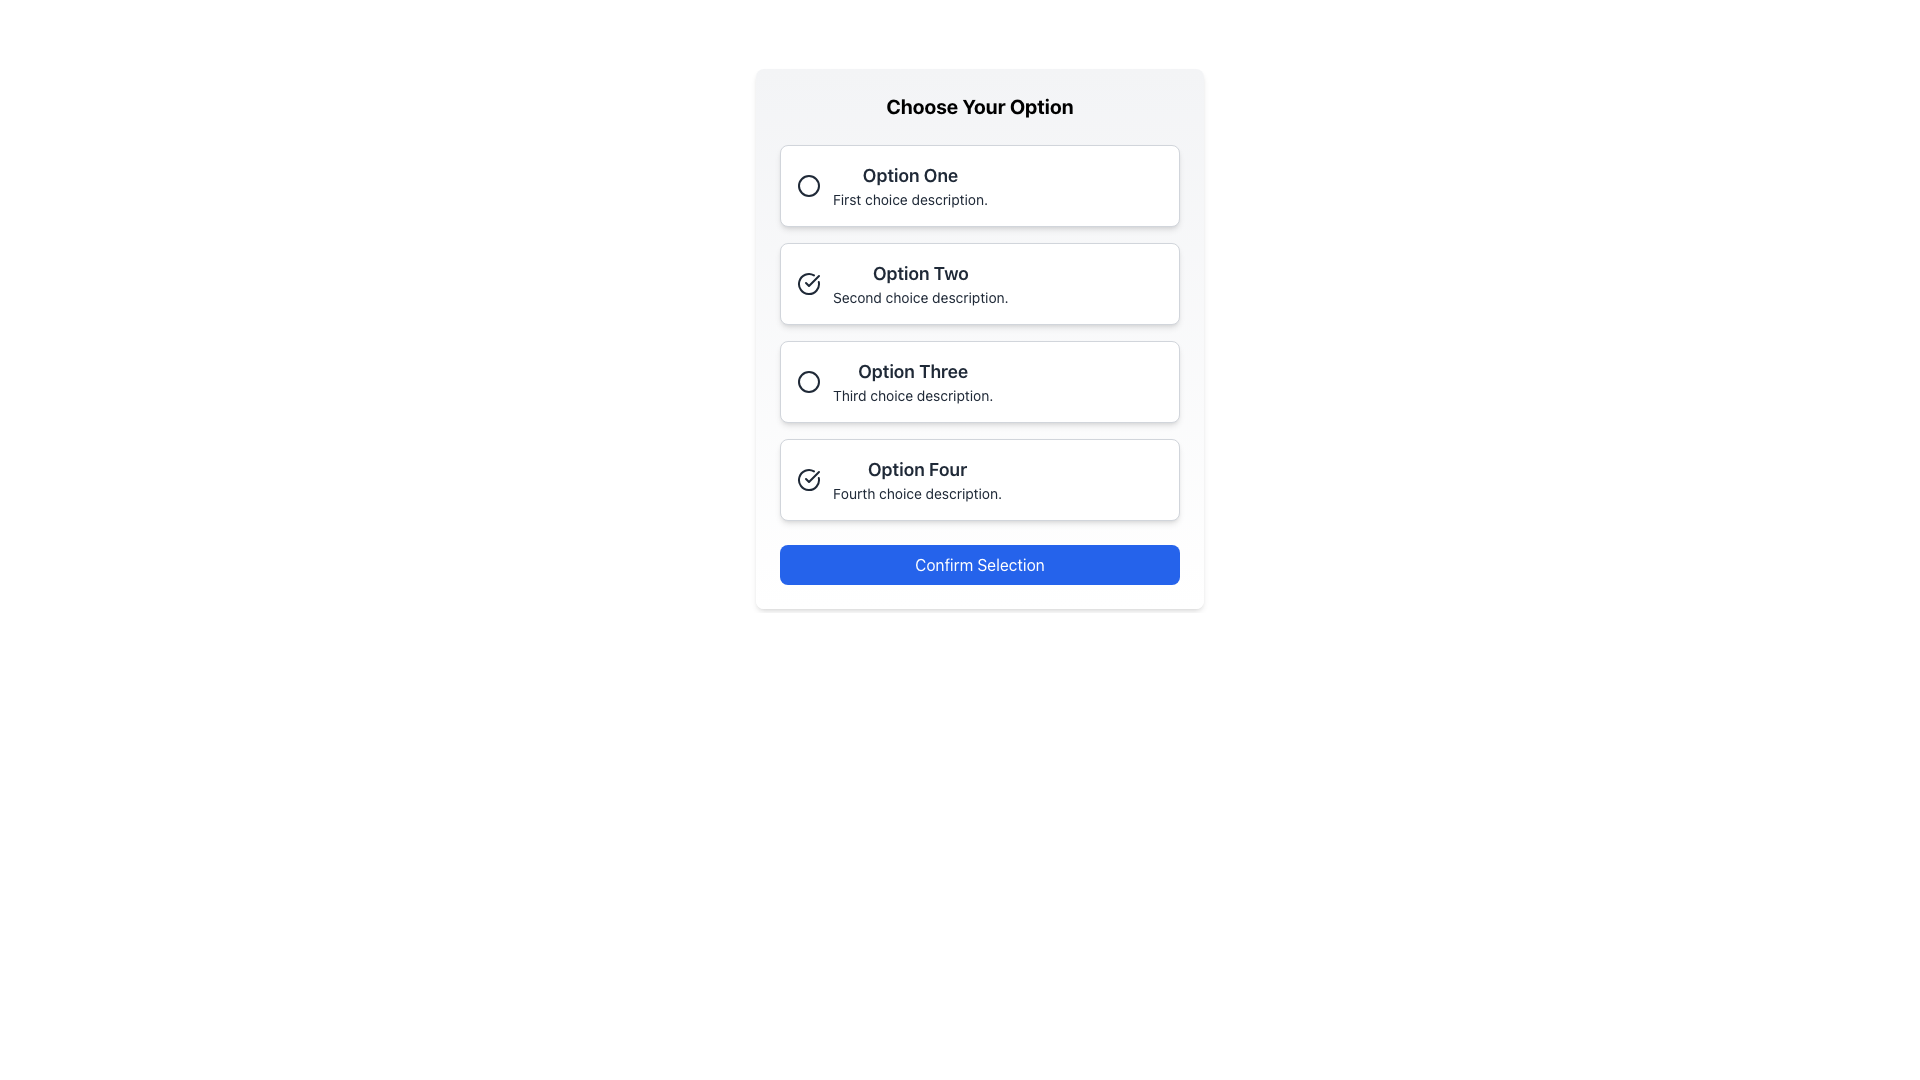 Image resolution: width=1920 pixels, height=1080 pixels. What do you see at coordinates (979, 479) in the screenshot?
I see `the selectable option box labeled 'Option Four'` at bounding box center [979, 479].